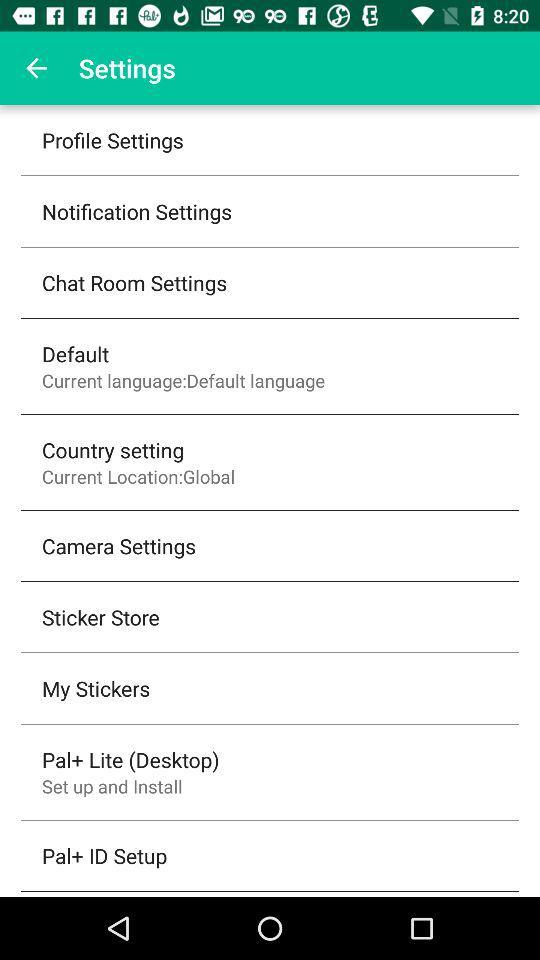 The height and width of the screenshot is (960, 540). I want to click on country setting, so click(113, 450).